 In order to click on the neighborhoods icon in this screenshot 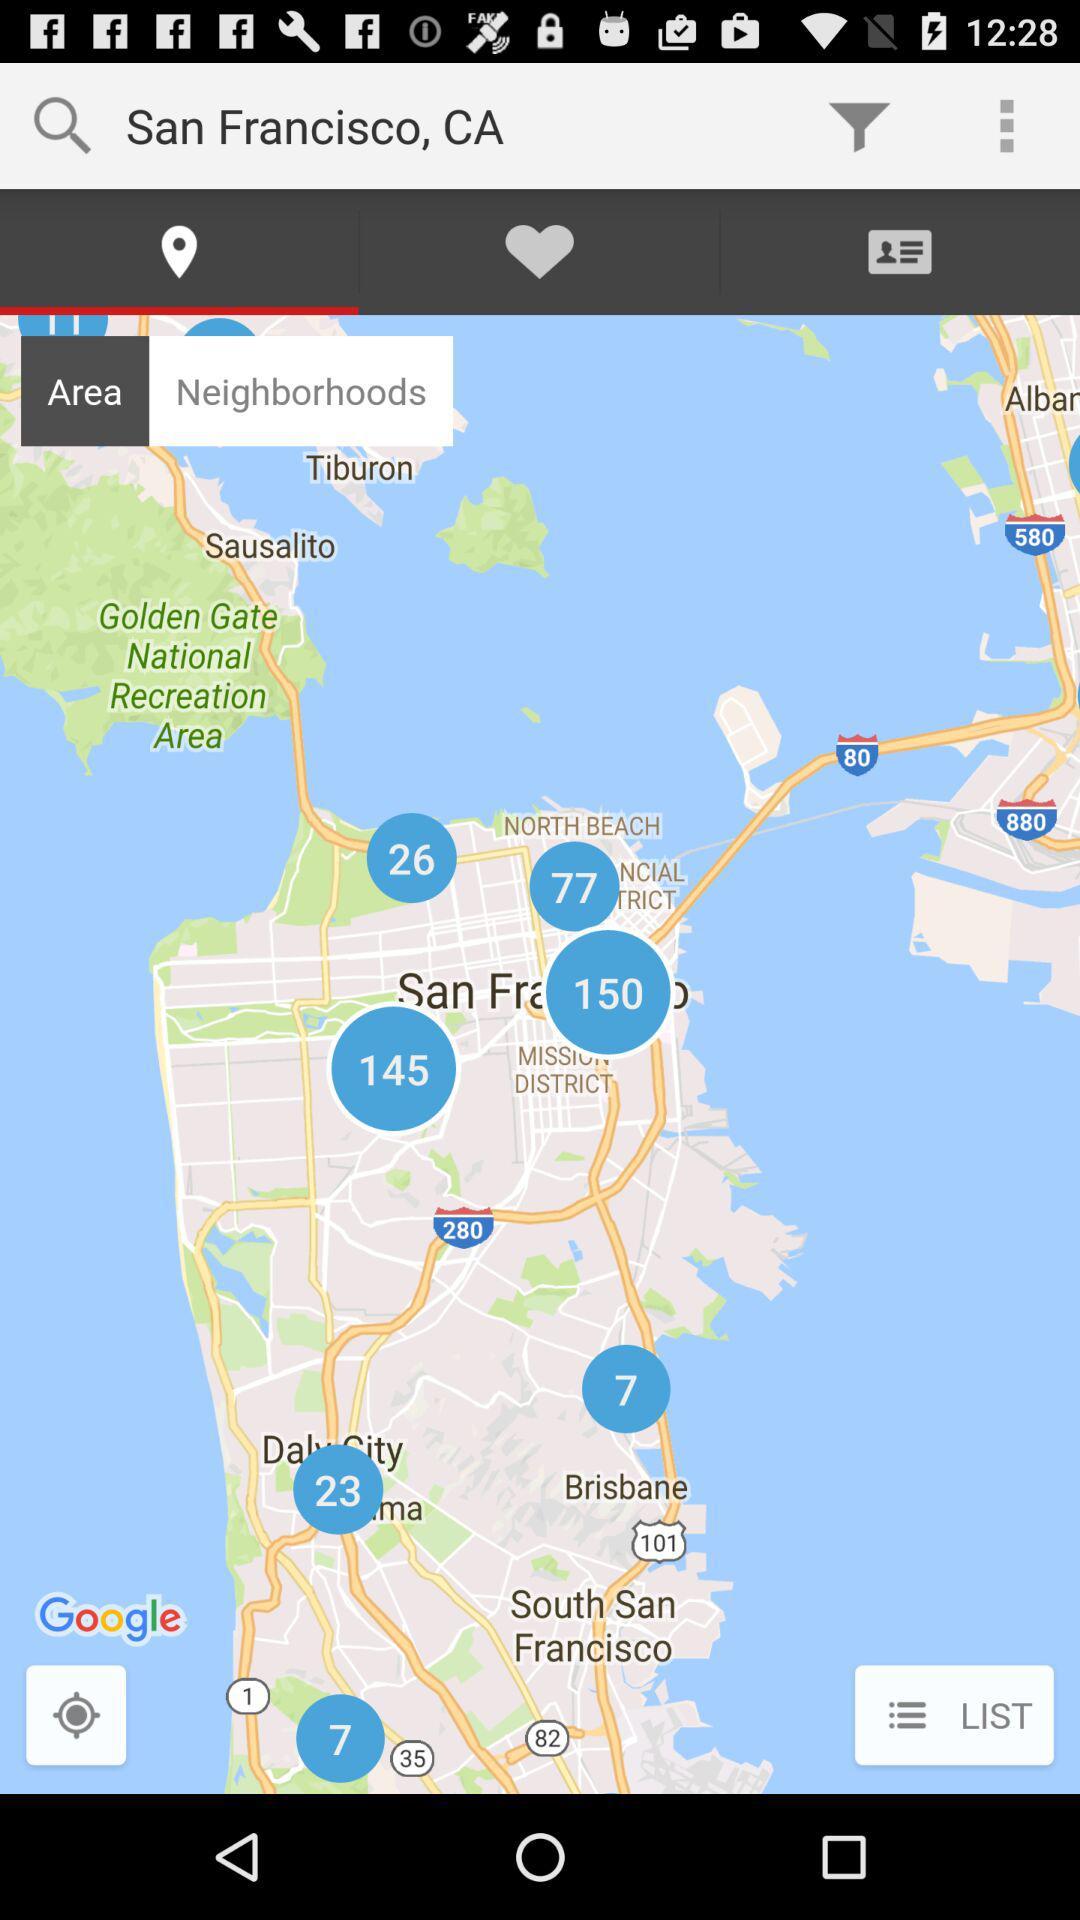, I will do `click(301, 391)`.